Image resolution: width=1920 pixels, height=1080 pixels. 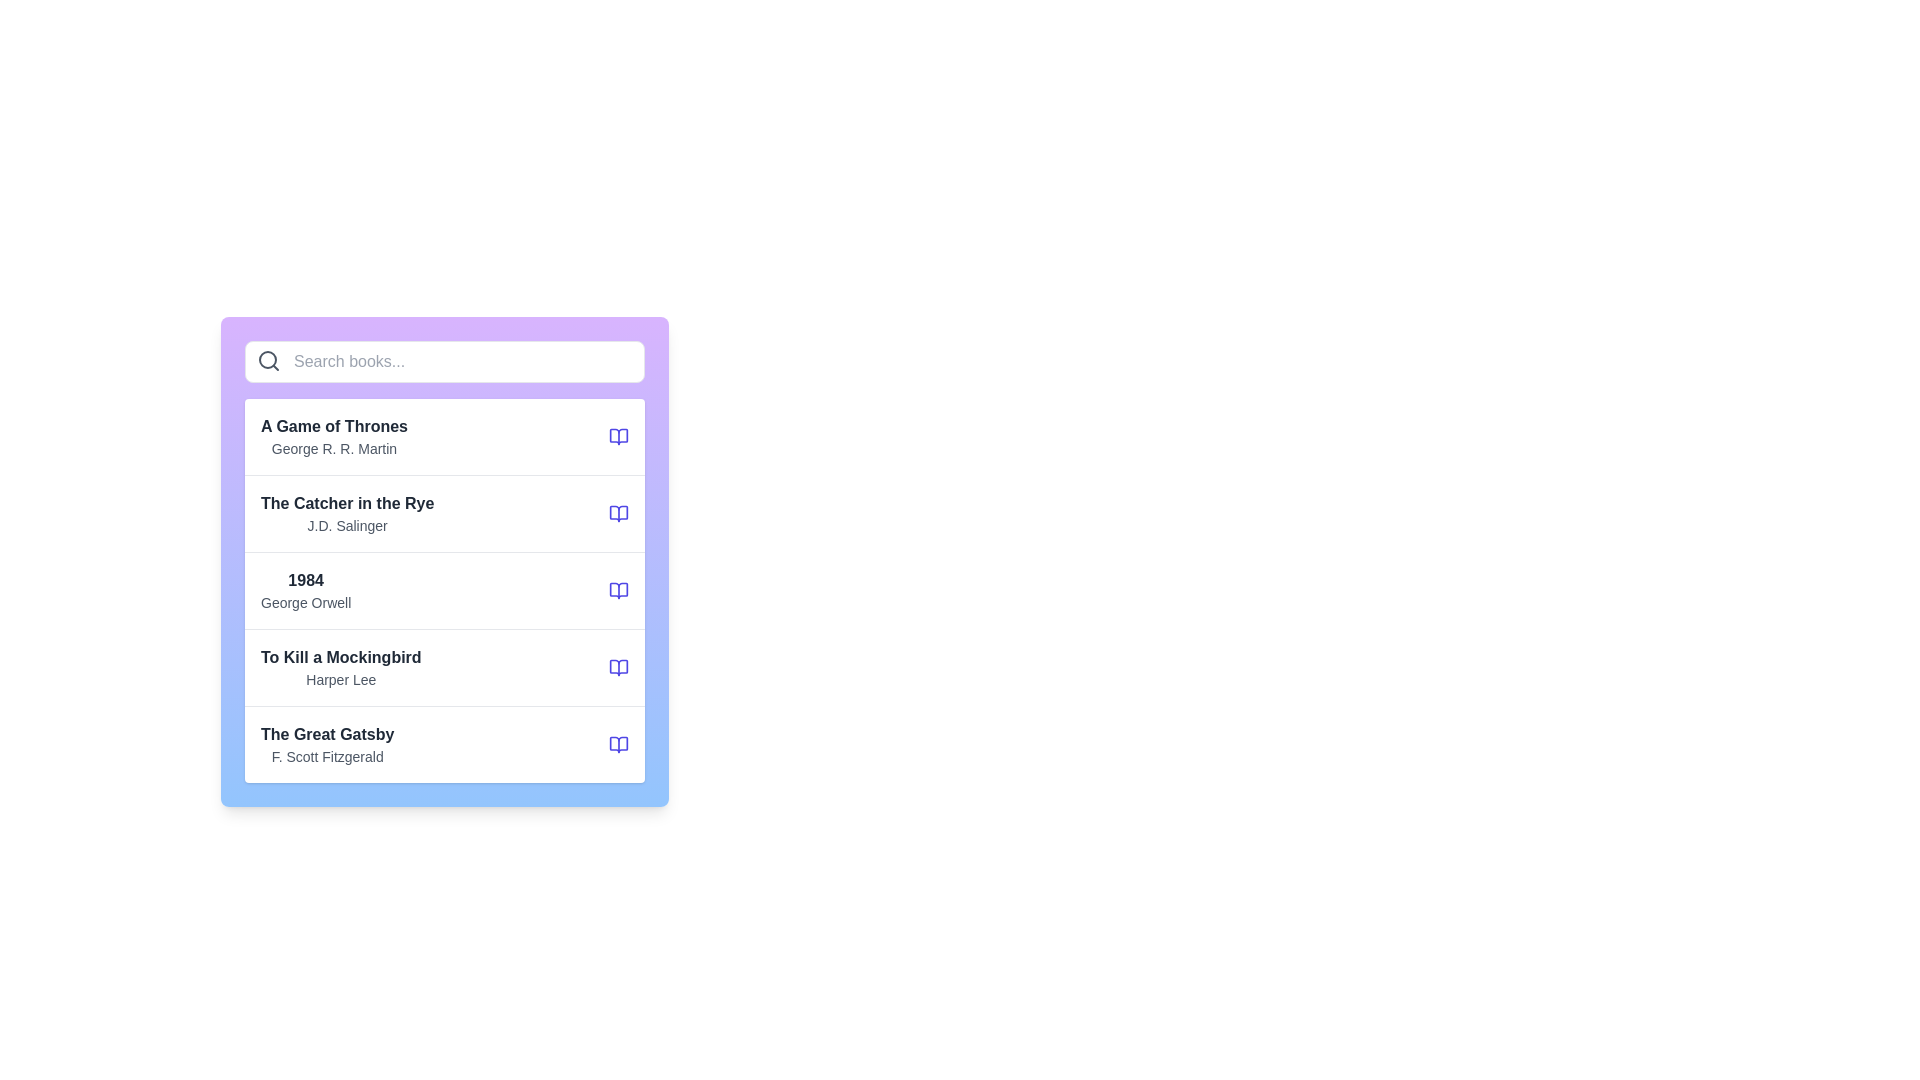 I want to click on the Text Display showing 'The Great Gatsby' by F. Scott Fitzgerald, so click(x=327, y=744).